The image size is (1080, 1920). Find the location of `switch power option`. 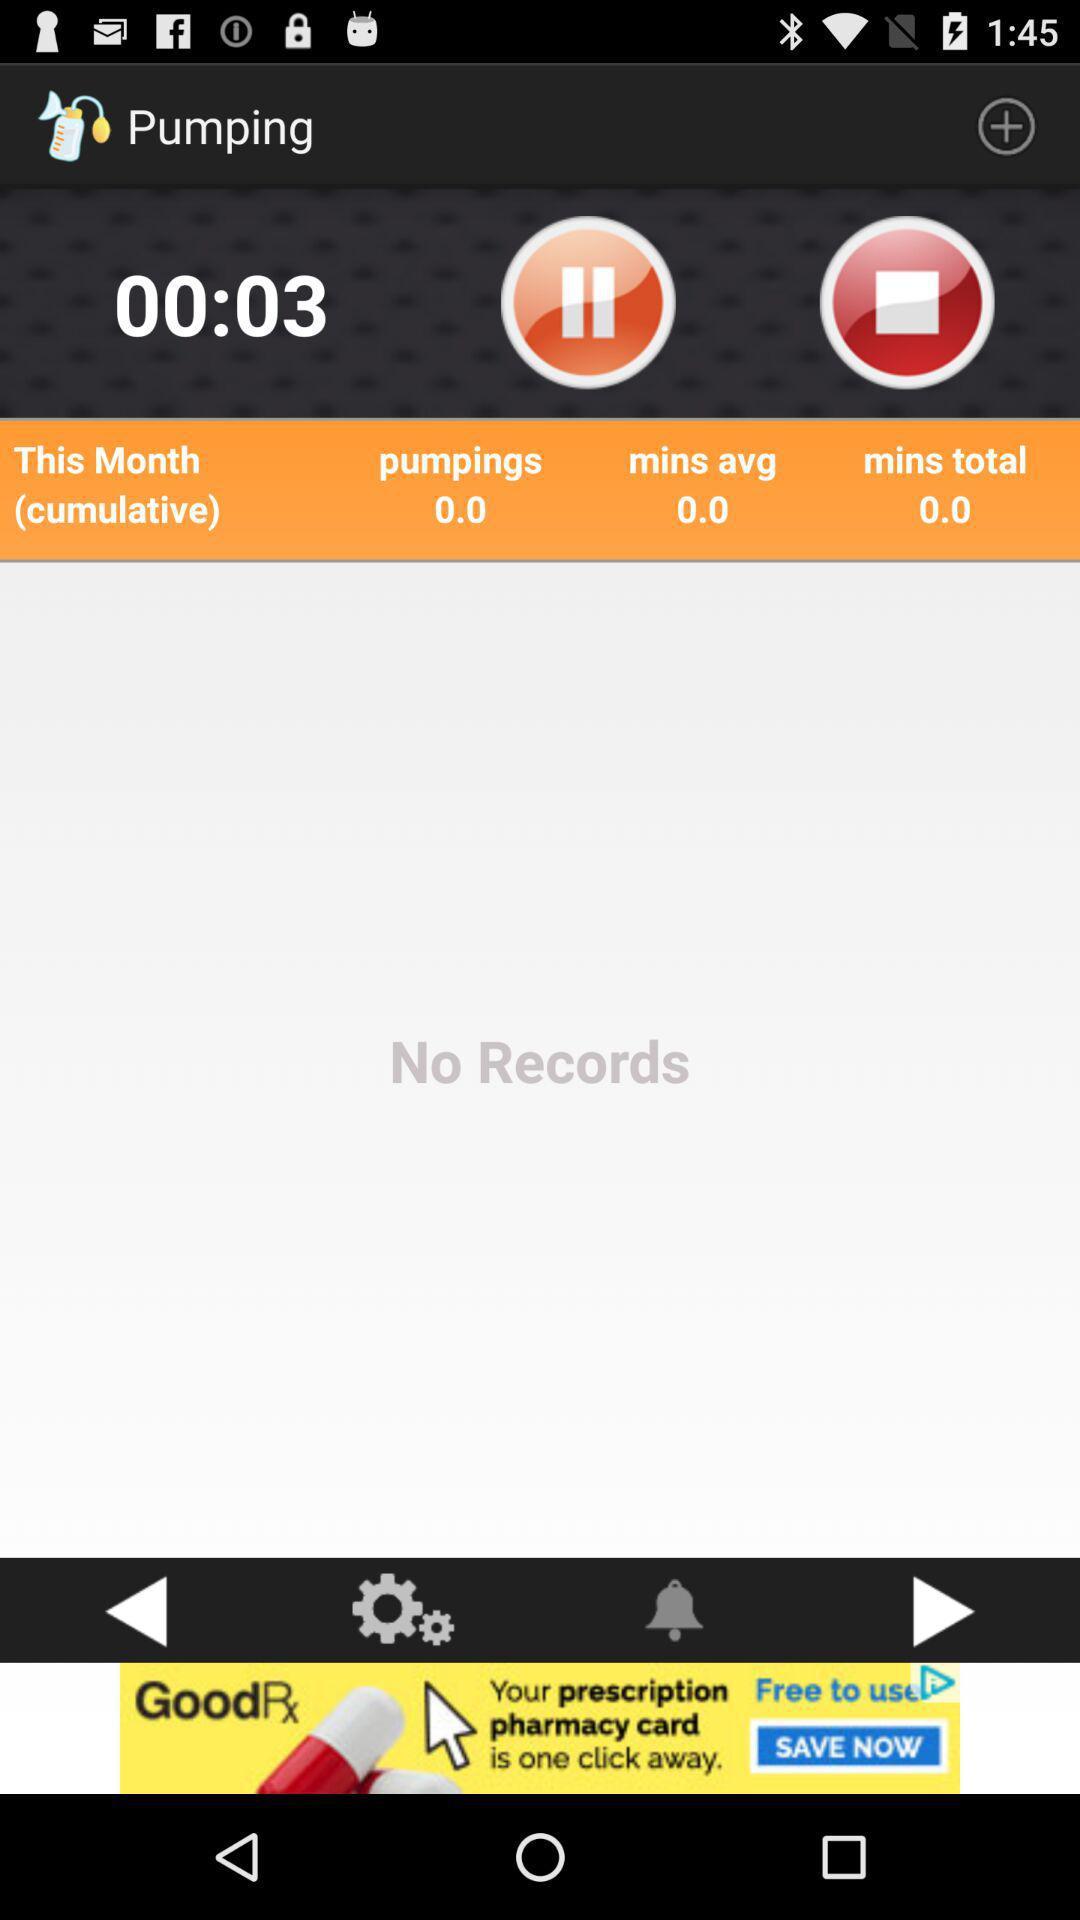

switch power option is located at coordinates (907, 302).